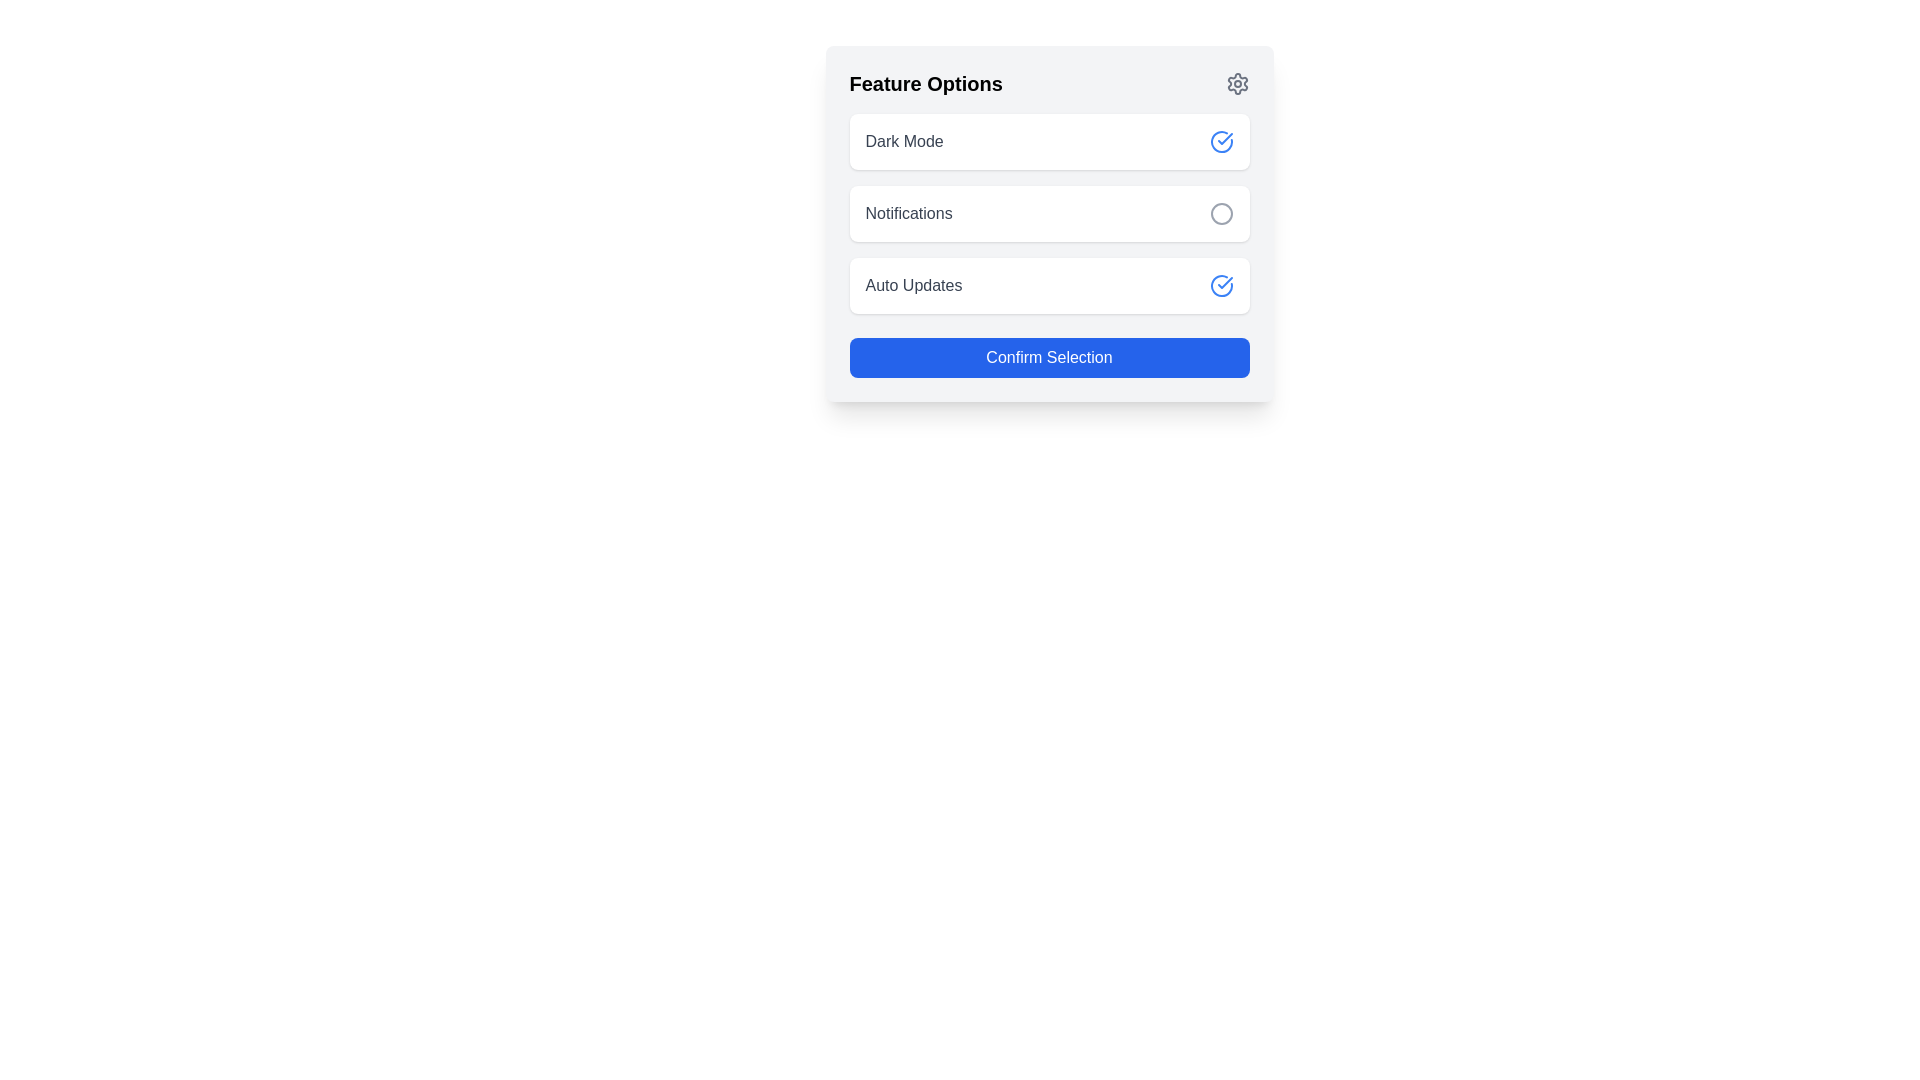 This screenshot has height=1080, width=1920. Describe the element at coordinates (1236, 83) in the screenshot. I see `the gear-shaped icon located in the upper right corner of the interface, next to 'Feature Options'` at that location.